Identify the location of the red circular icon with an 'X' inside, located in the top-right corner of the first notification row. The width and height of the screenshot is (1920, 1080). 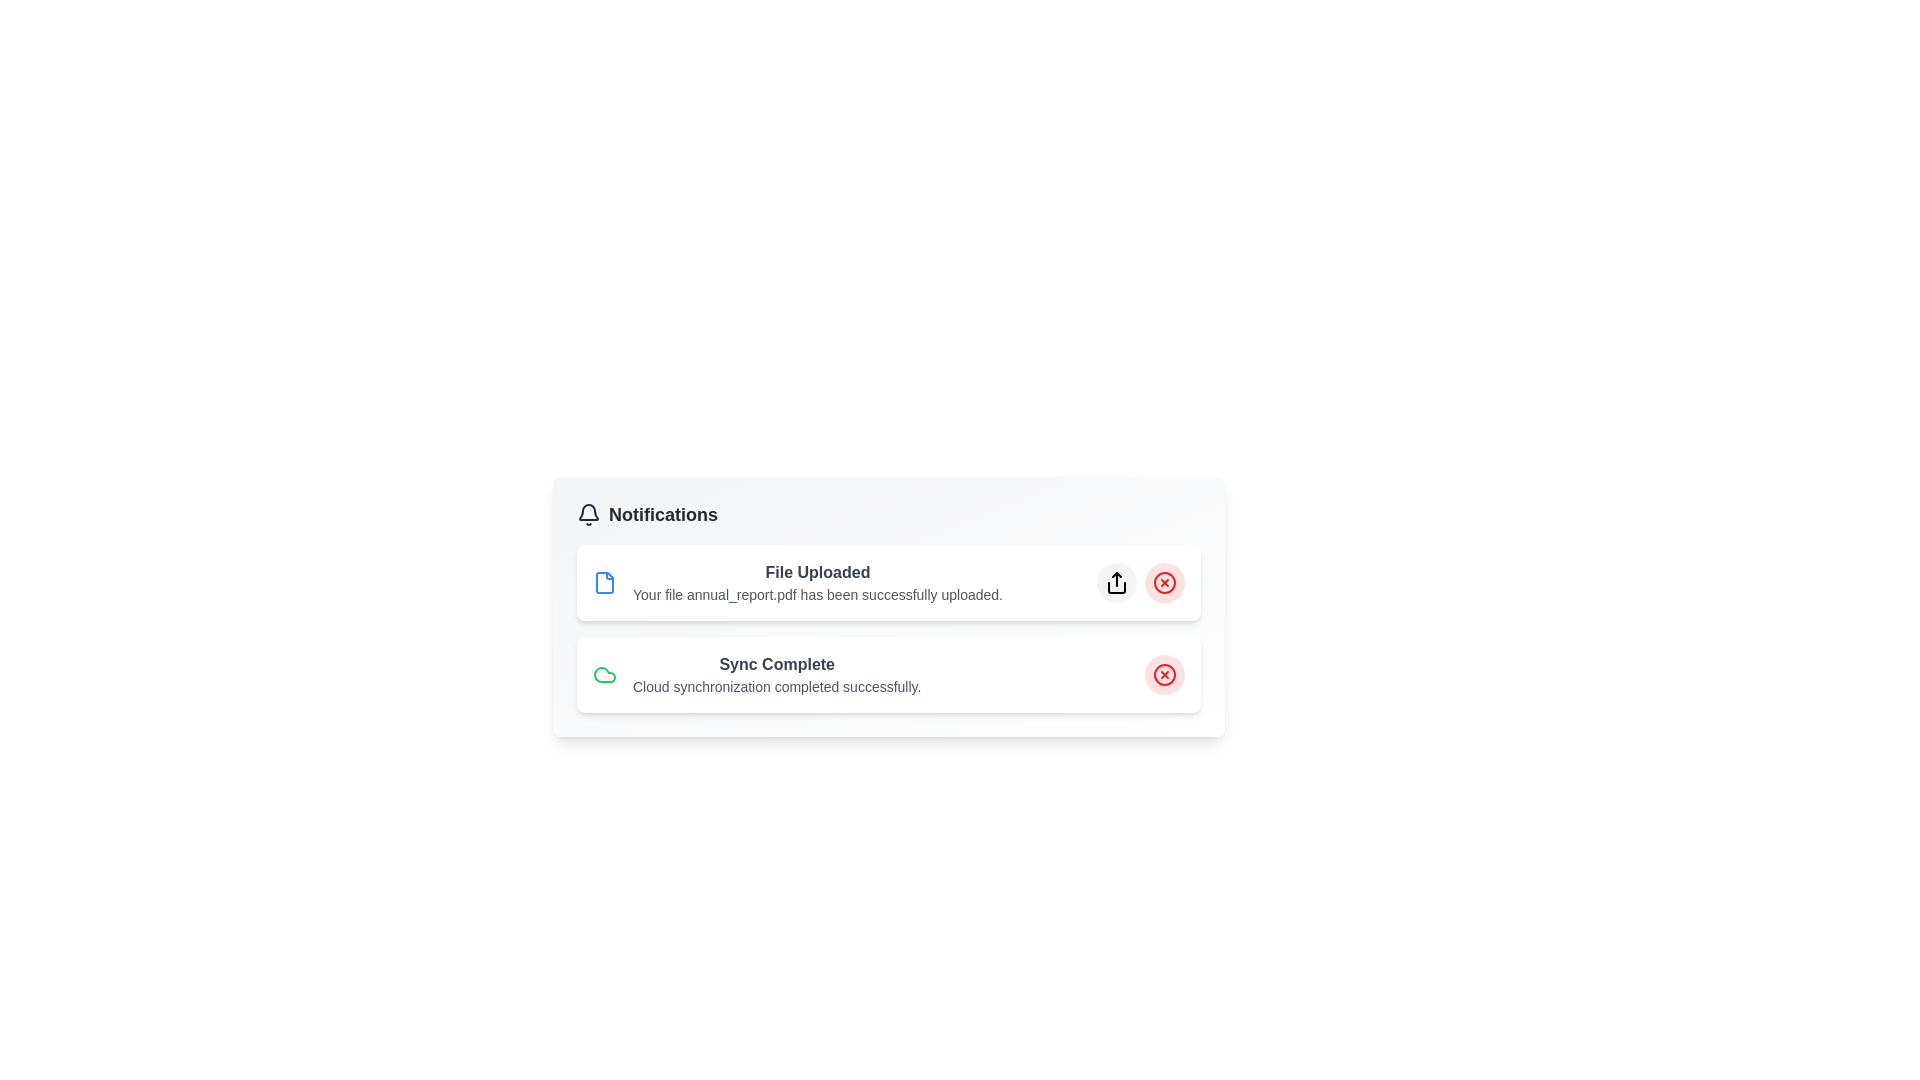
(1165, 582).